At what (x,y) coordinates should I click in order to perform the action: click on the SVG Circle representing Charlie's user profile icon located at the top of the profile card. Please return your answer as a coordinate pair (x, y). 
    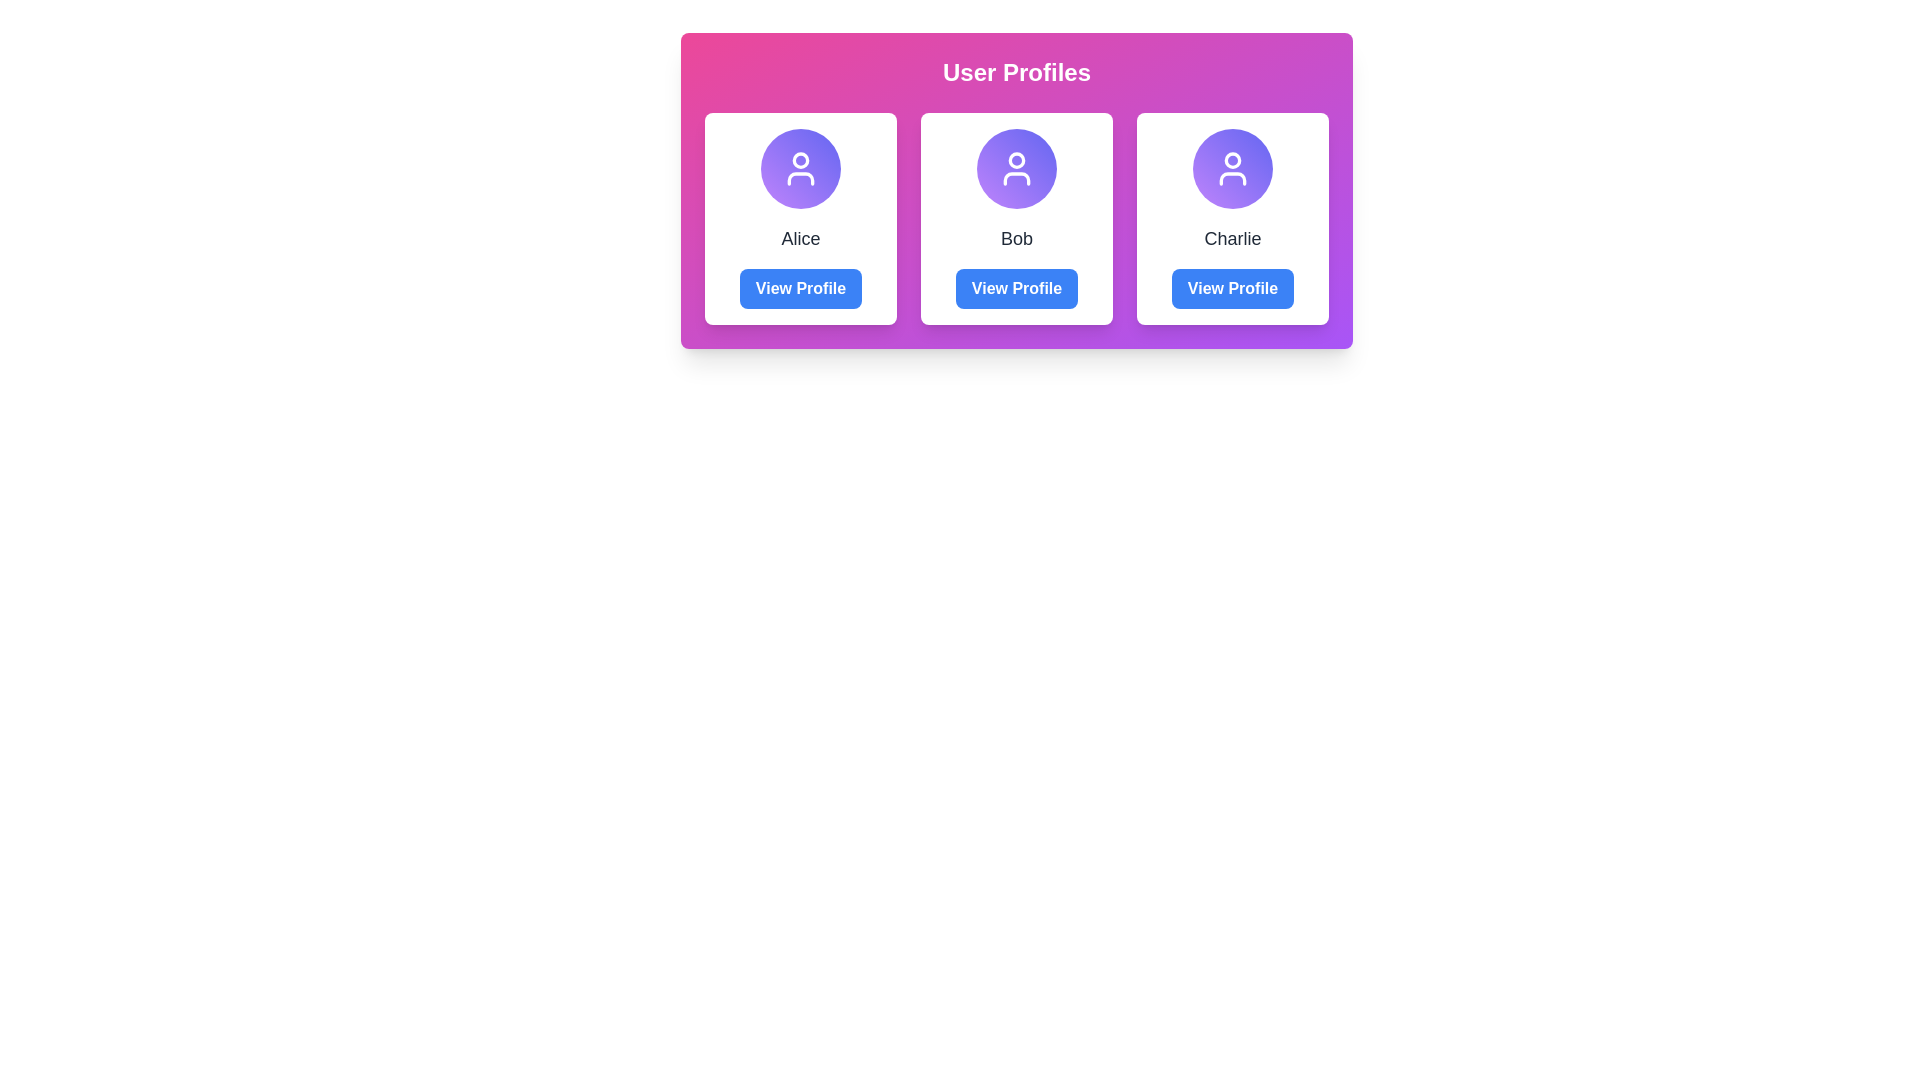
    Looking at the image, I should click on (1232, 158).